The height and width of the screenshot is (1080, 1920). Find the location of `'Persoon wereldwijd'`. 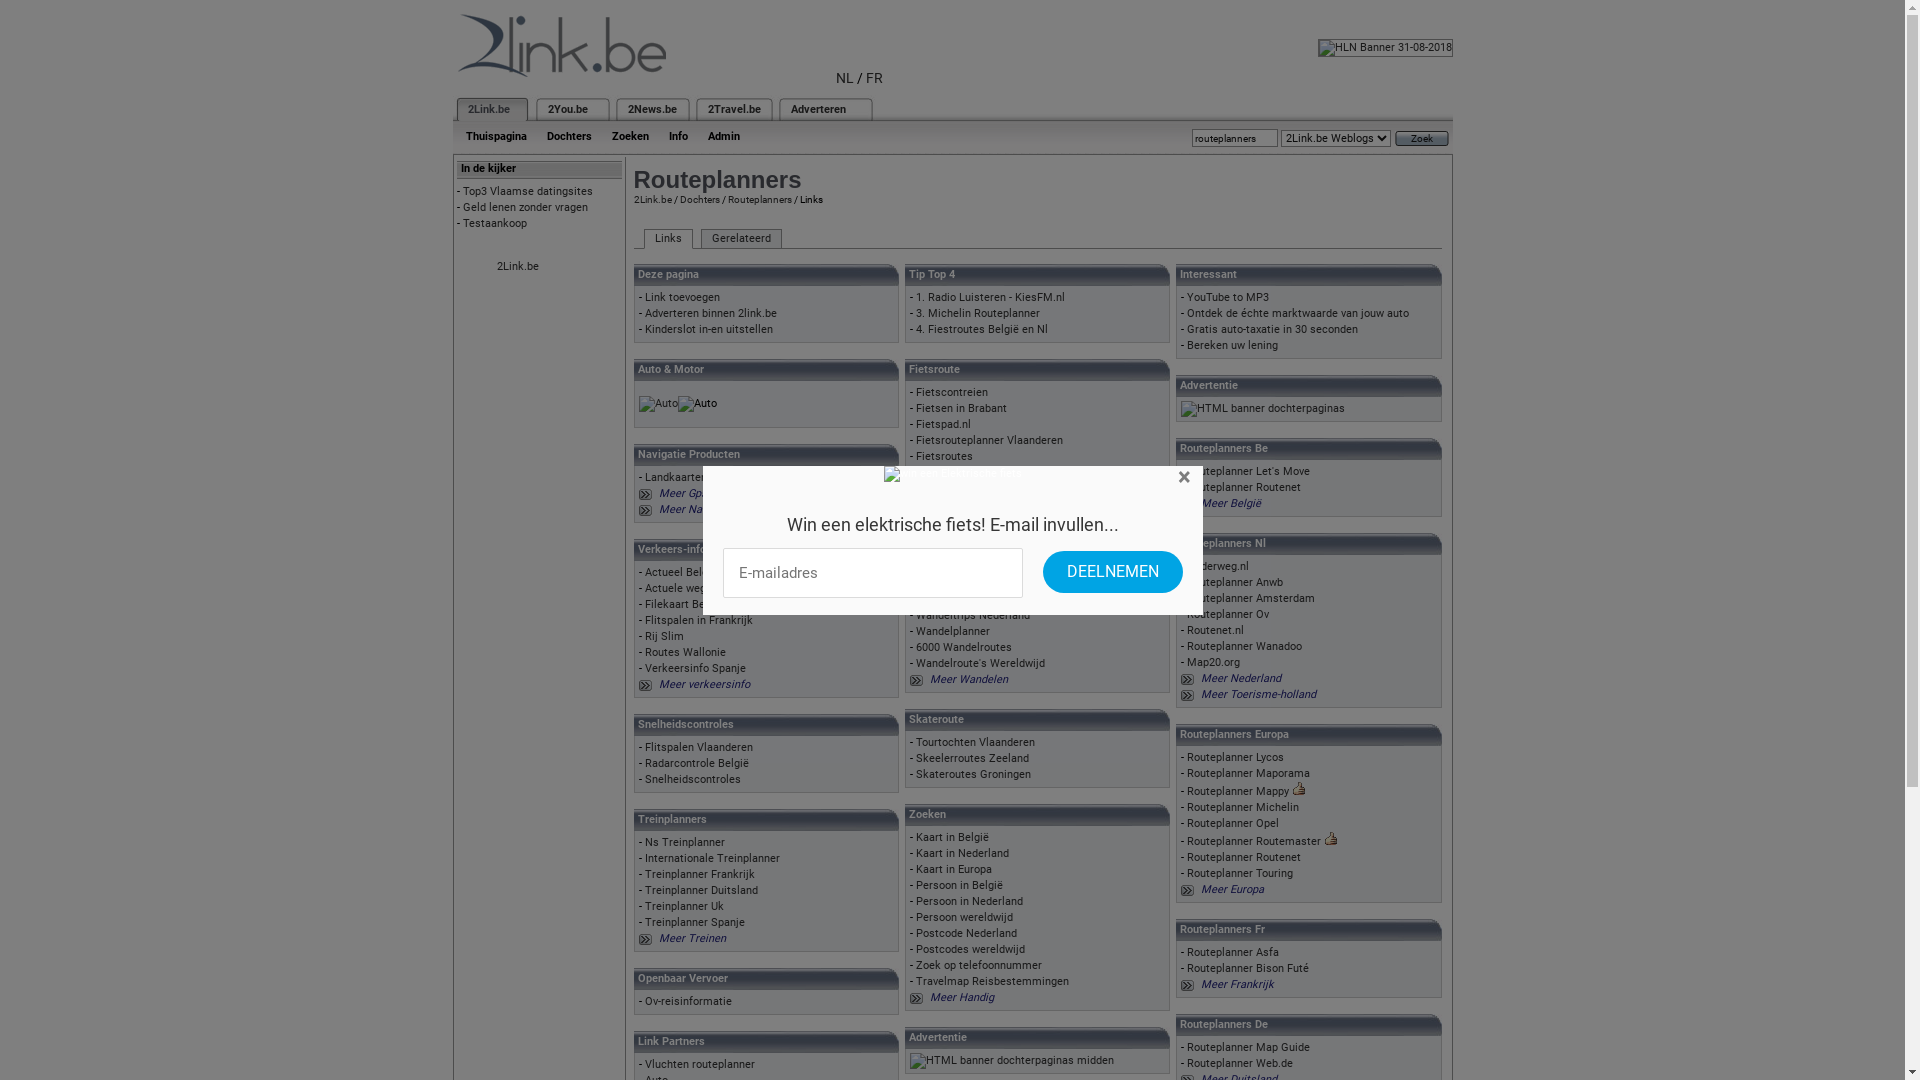

'Persoon wereldwijd' is located at coordinates (964, 917).